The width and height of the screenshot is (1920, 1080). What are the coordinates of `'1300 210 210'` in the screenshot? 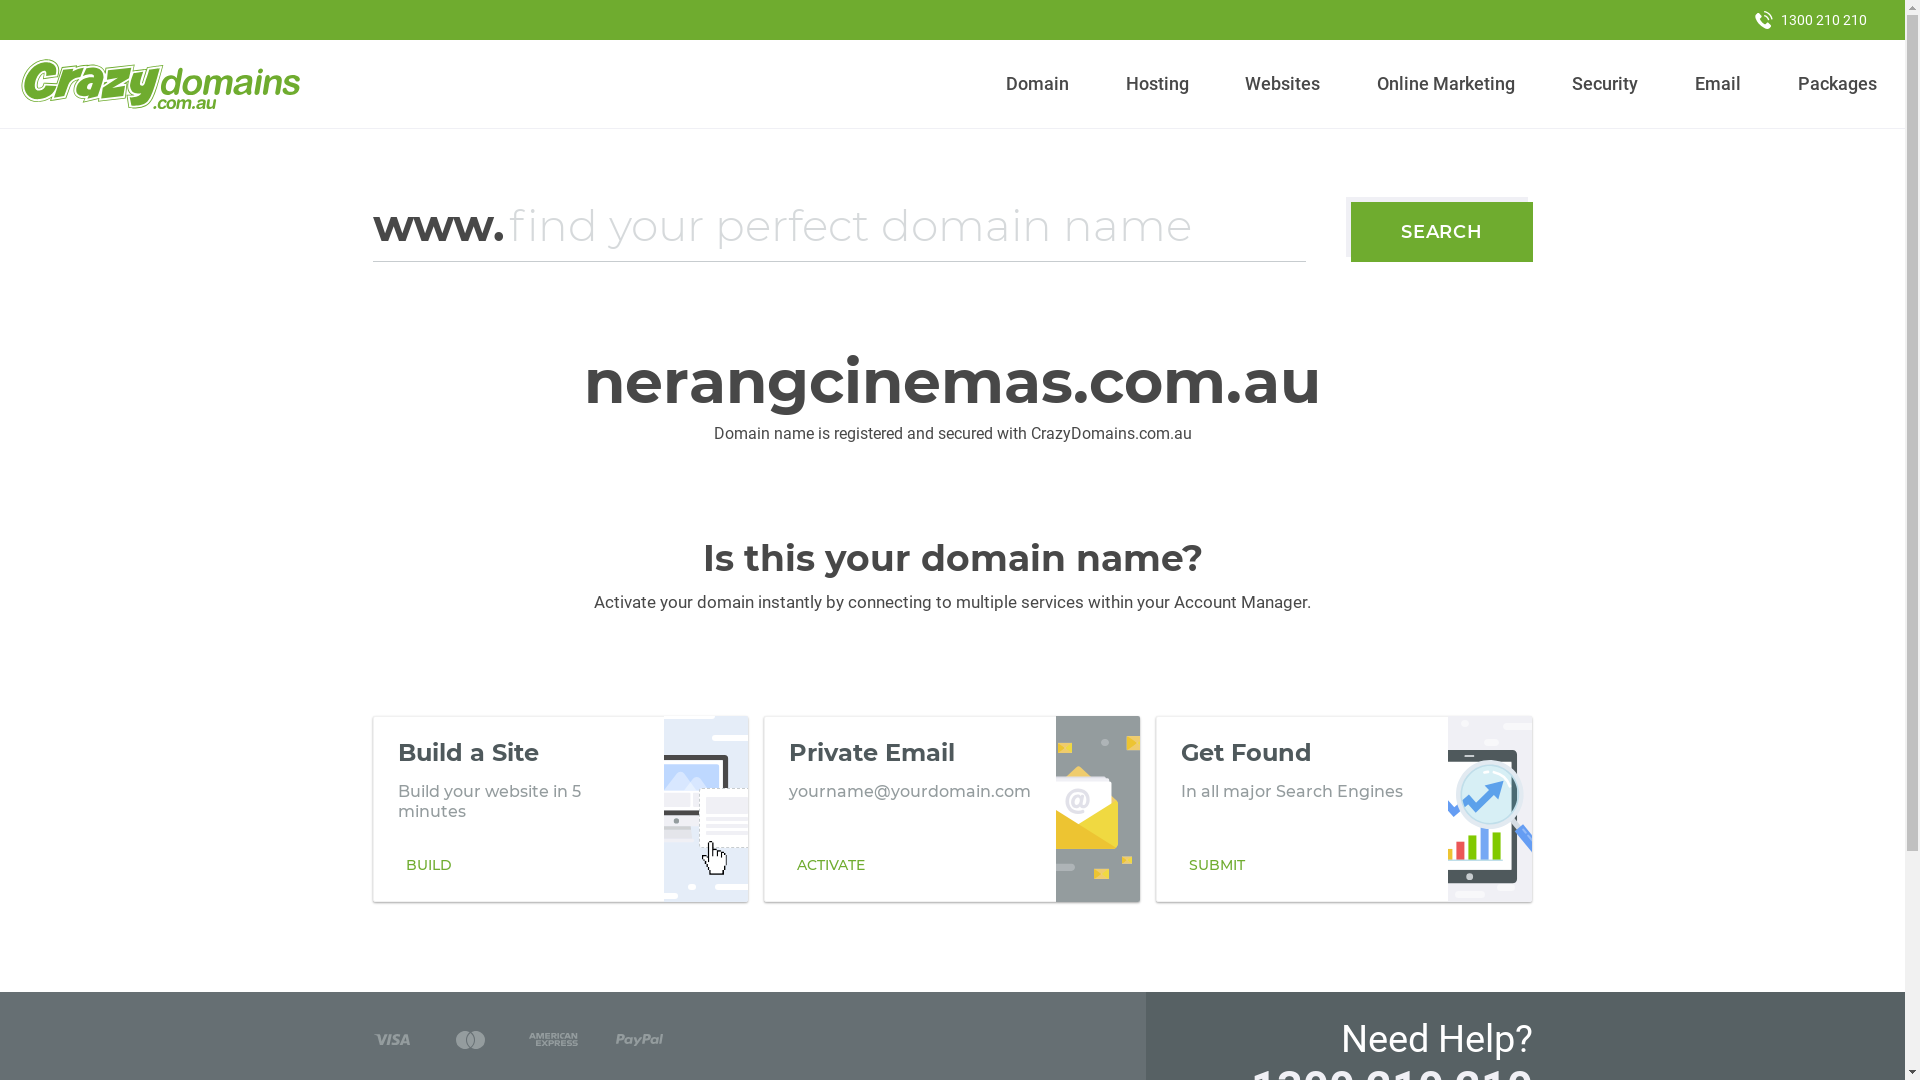 It's located at (1810, 19).